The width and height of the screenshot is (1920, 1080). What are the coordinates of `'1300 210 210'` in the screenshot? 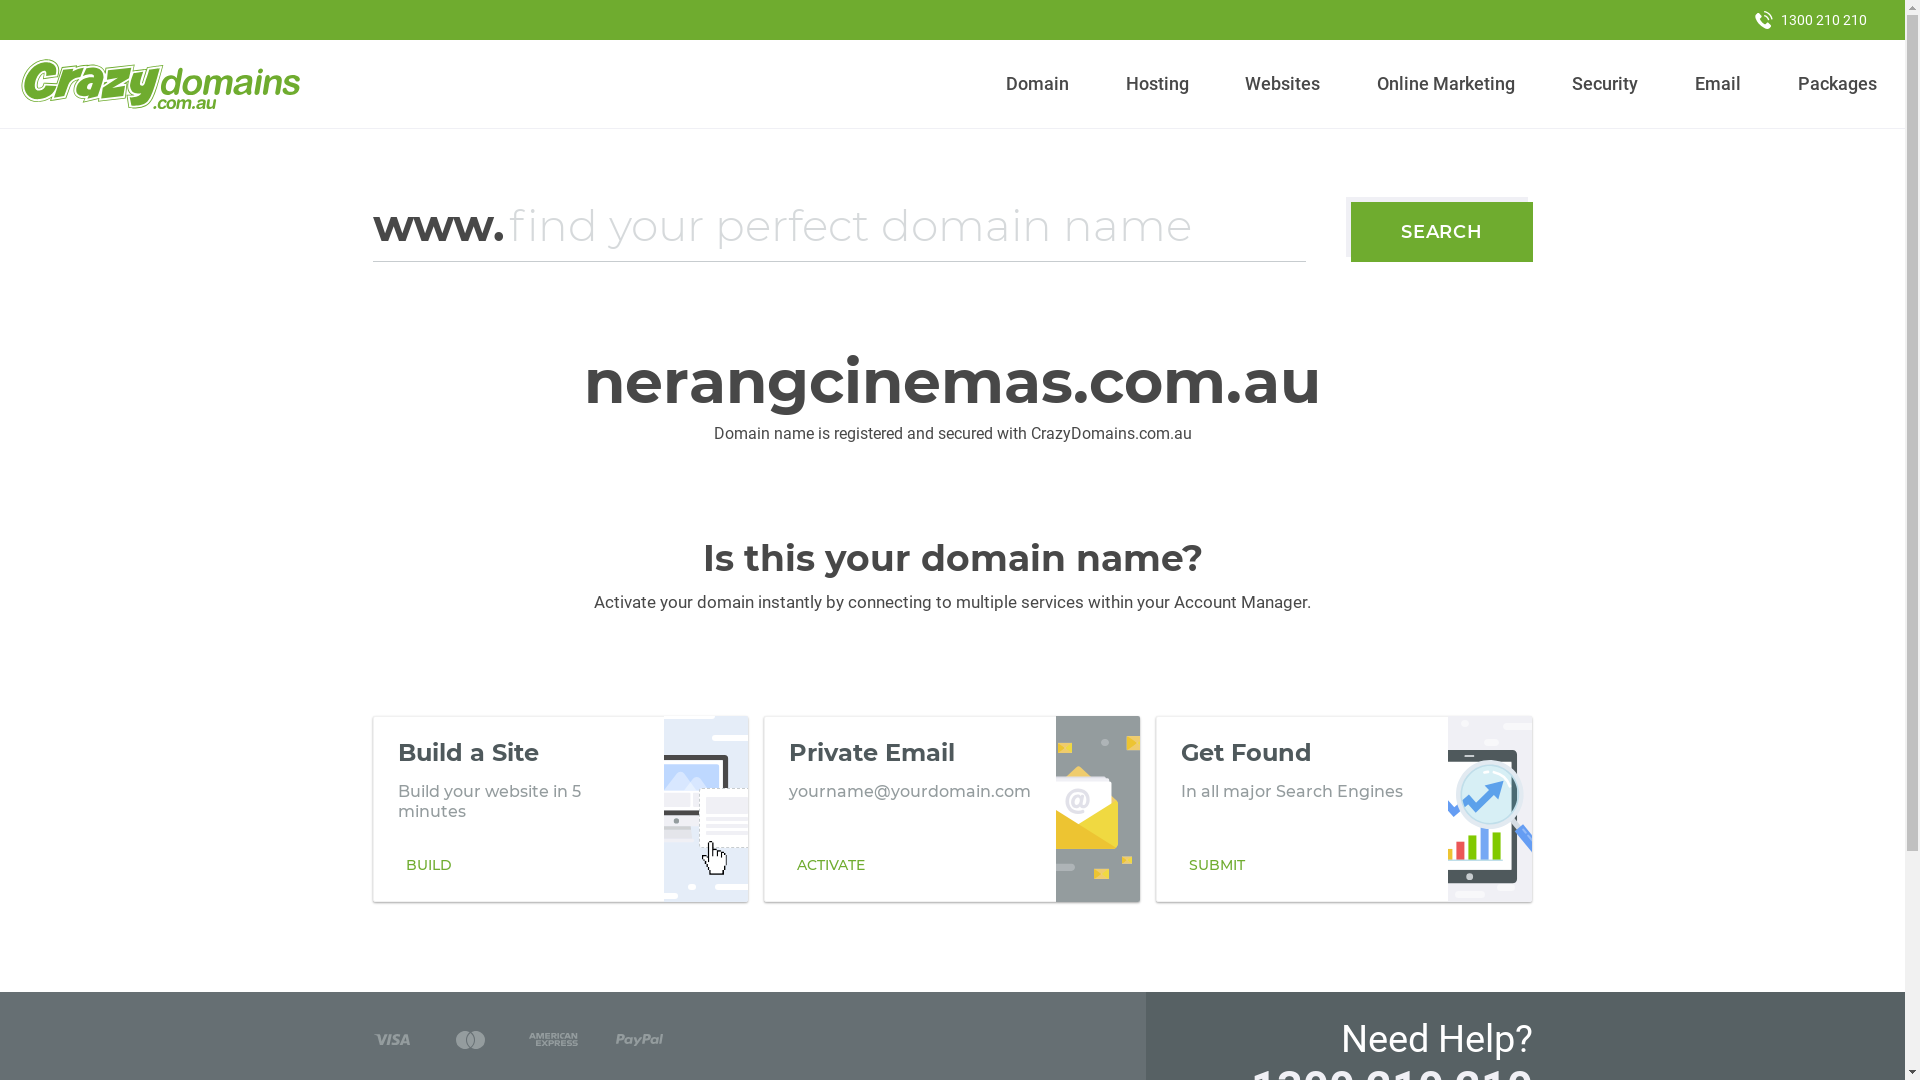 It's located at (1810, 19).